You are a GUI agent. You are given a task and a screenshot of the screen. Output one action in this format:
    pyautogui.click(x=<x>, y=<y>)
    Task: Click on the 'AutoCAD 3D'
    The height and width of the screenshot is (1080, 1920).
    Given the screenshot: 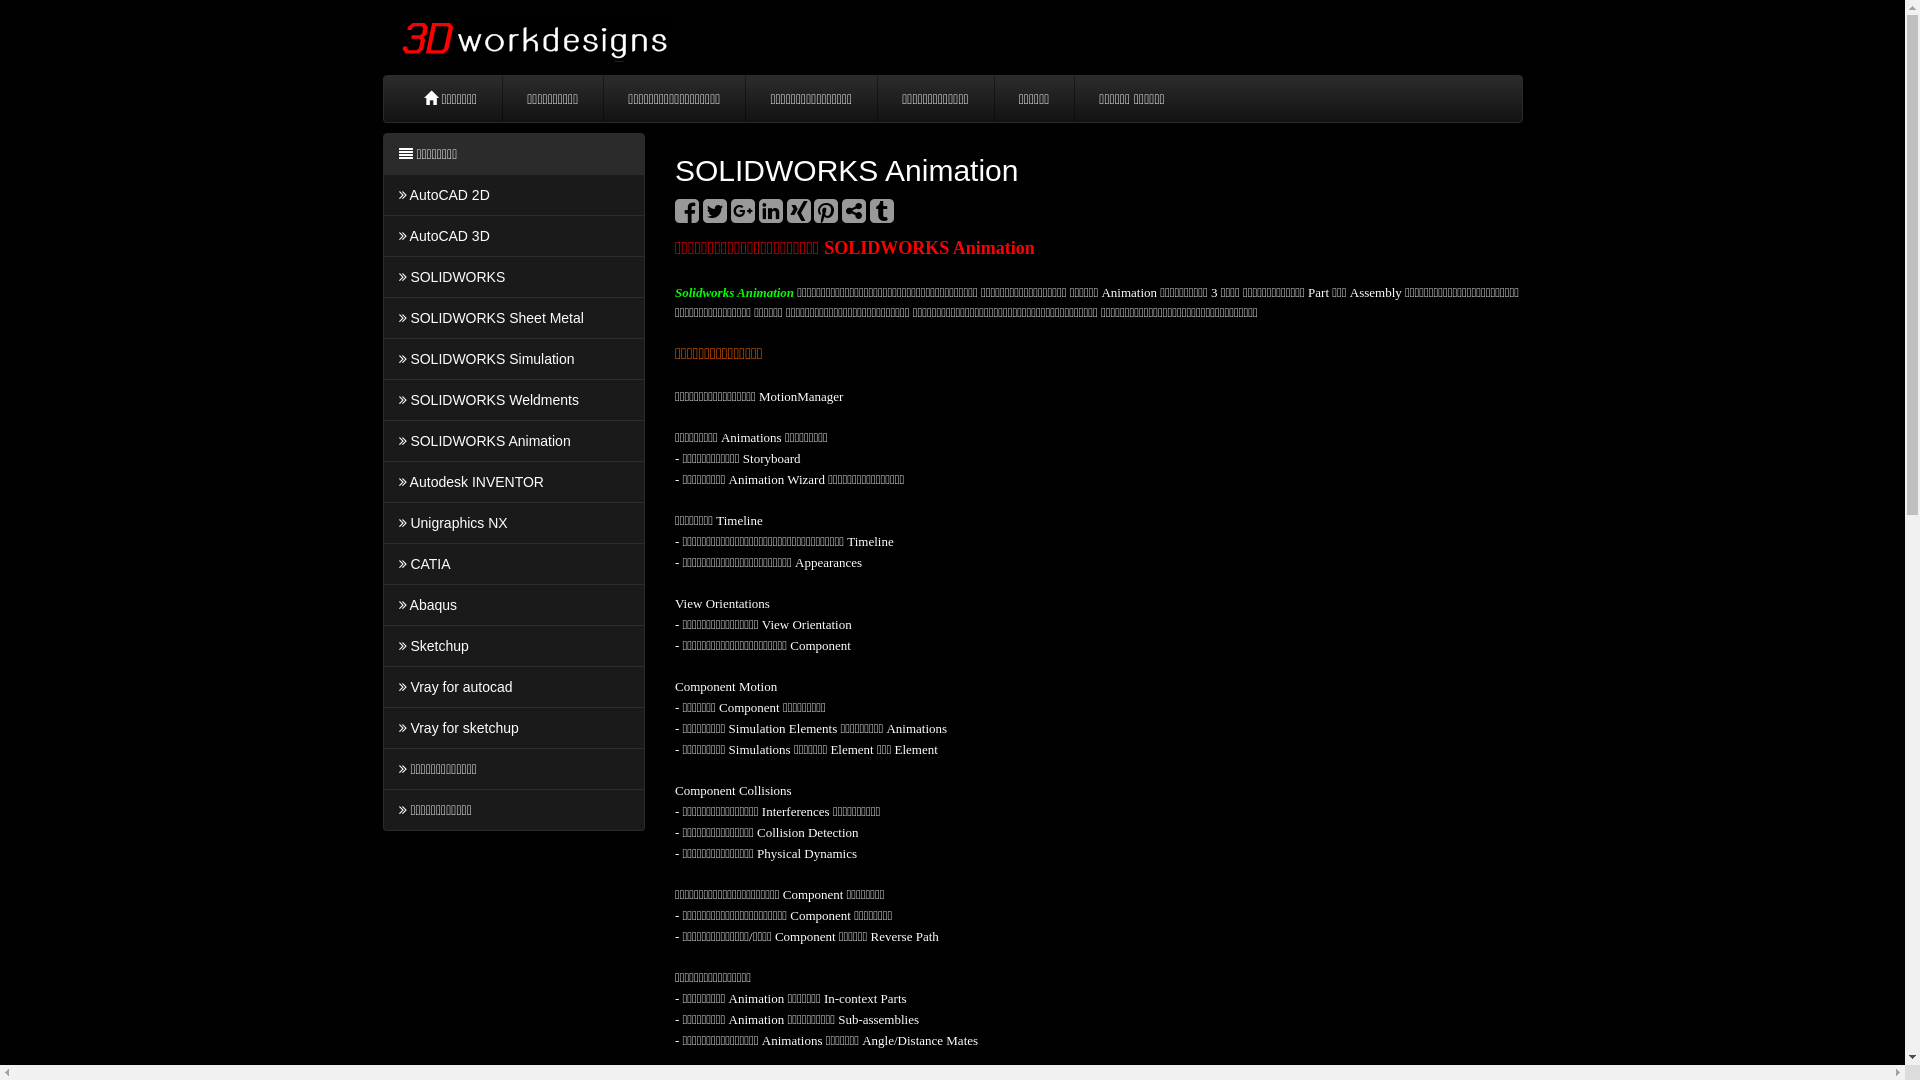 What is the action you would take?
    pyautogui.click(x=513, y=234)
    